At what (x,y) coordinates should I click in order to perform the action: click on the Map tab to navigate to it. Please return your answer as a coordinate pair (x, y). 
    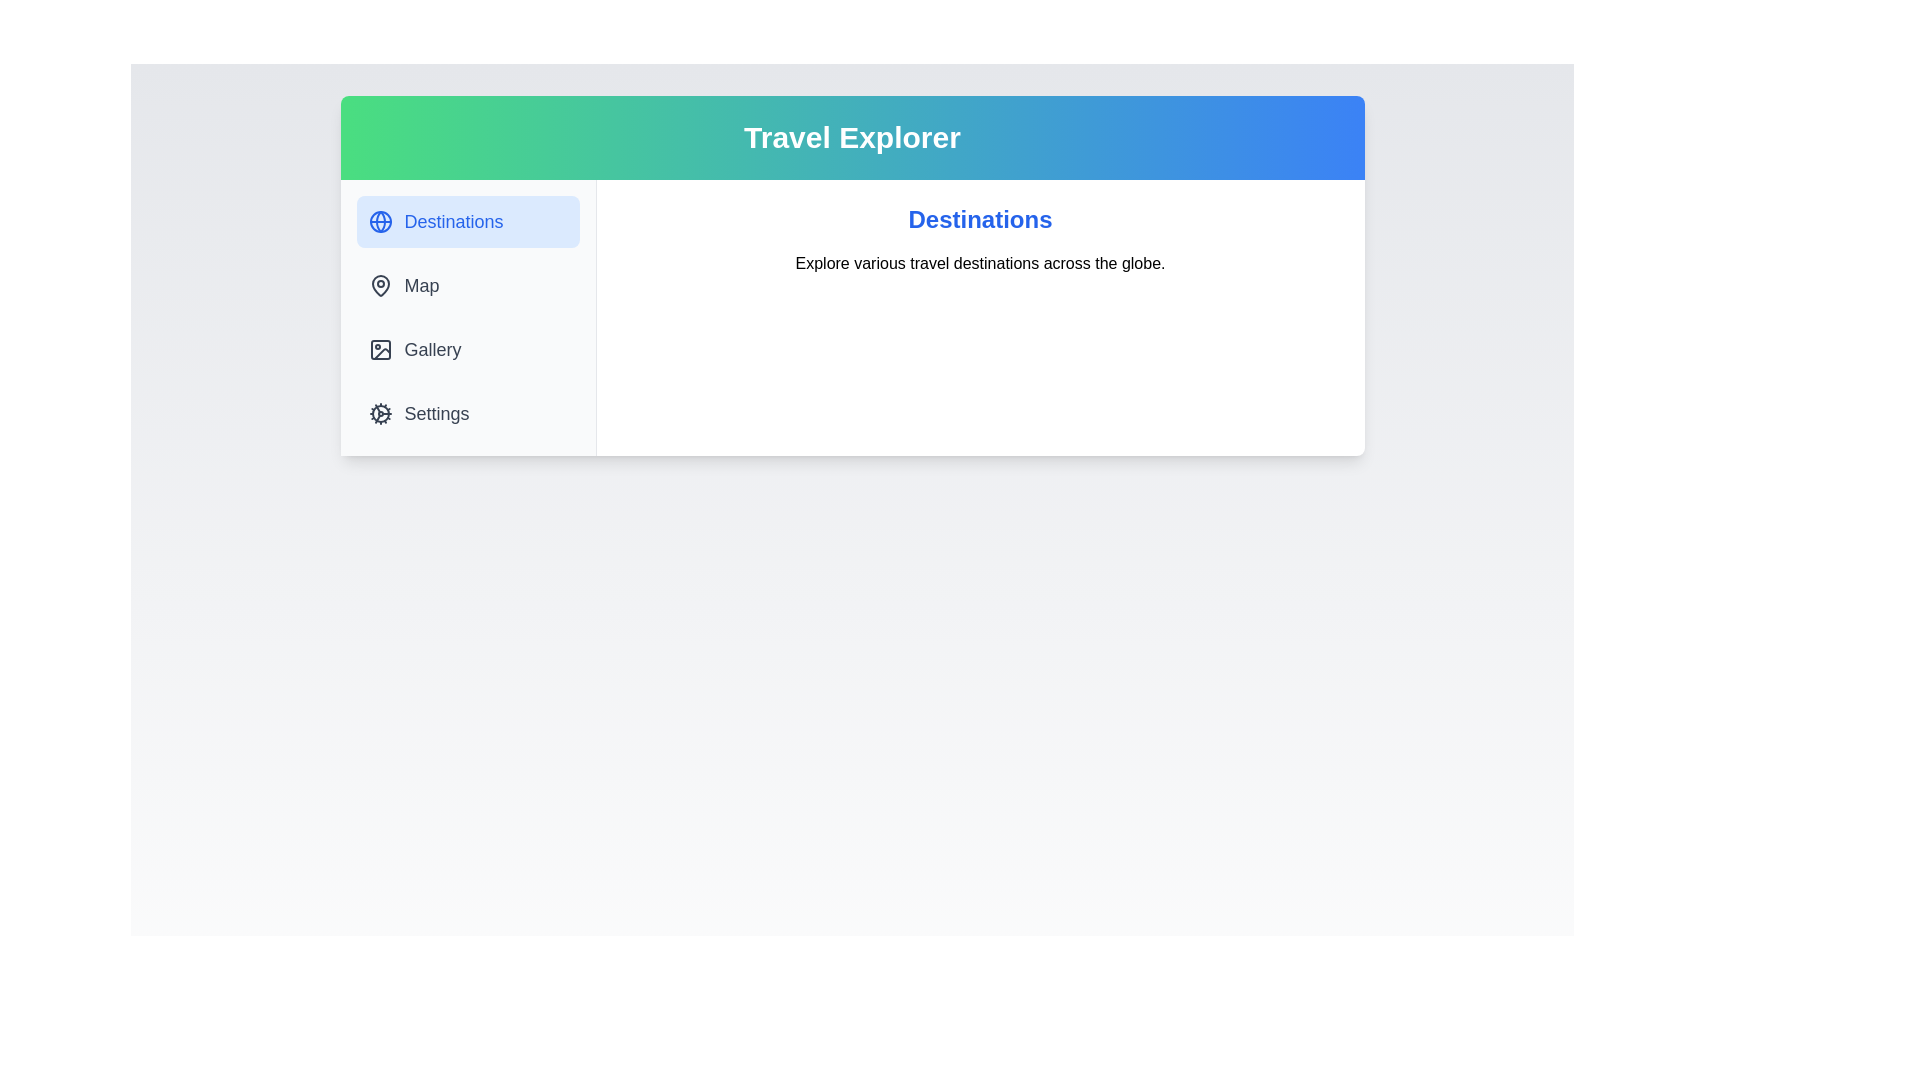
    Looking at the image, I should click on (466, 285).